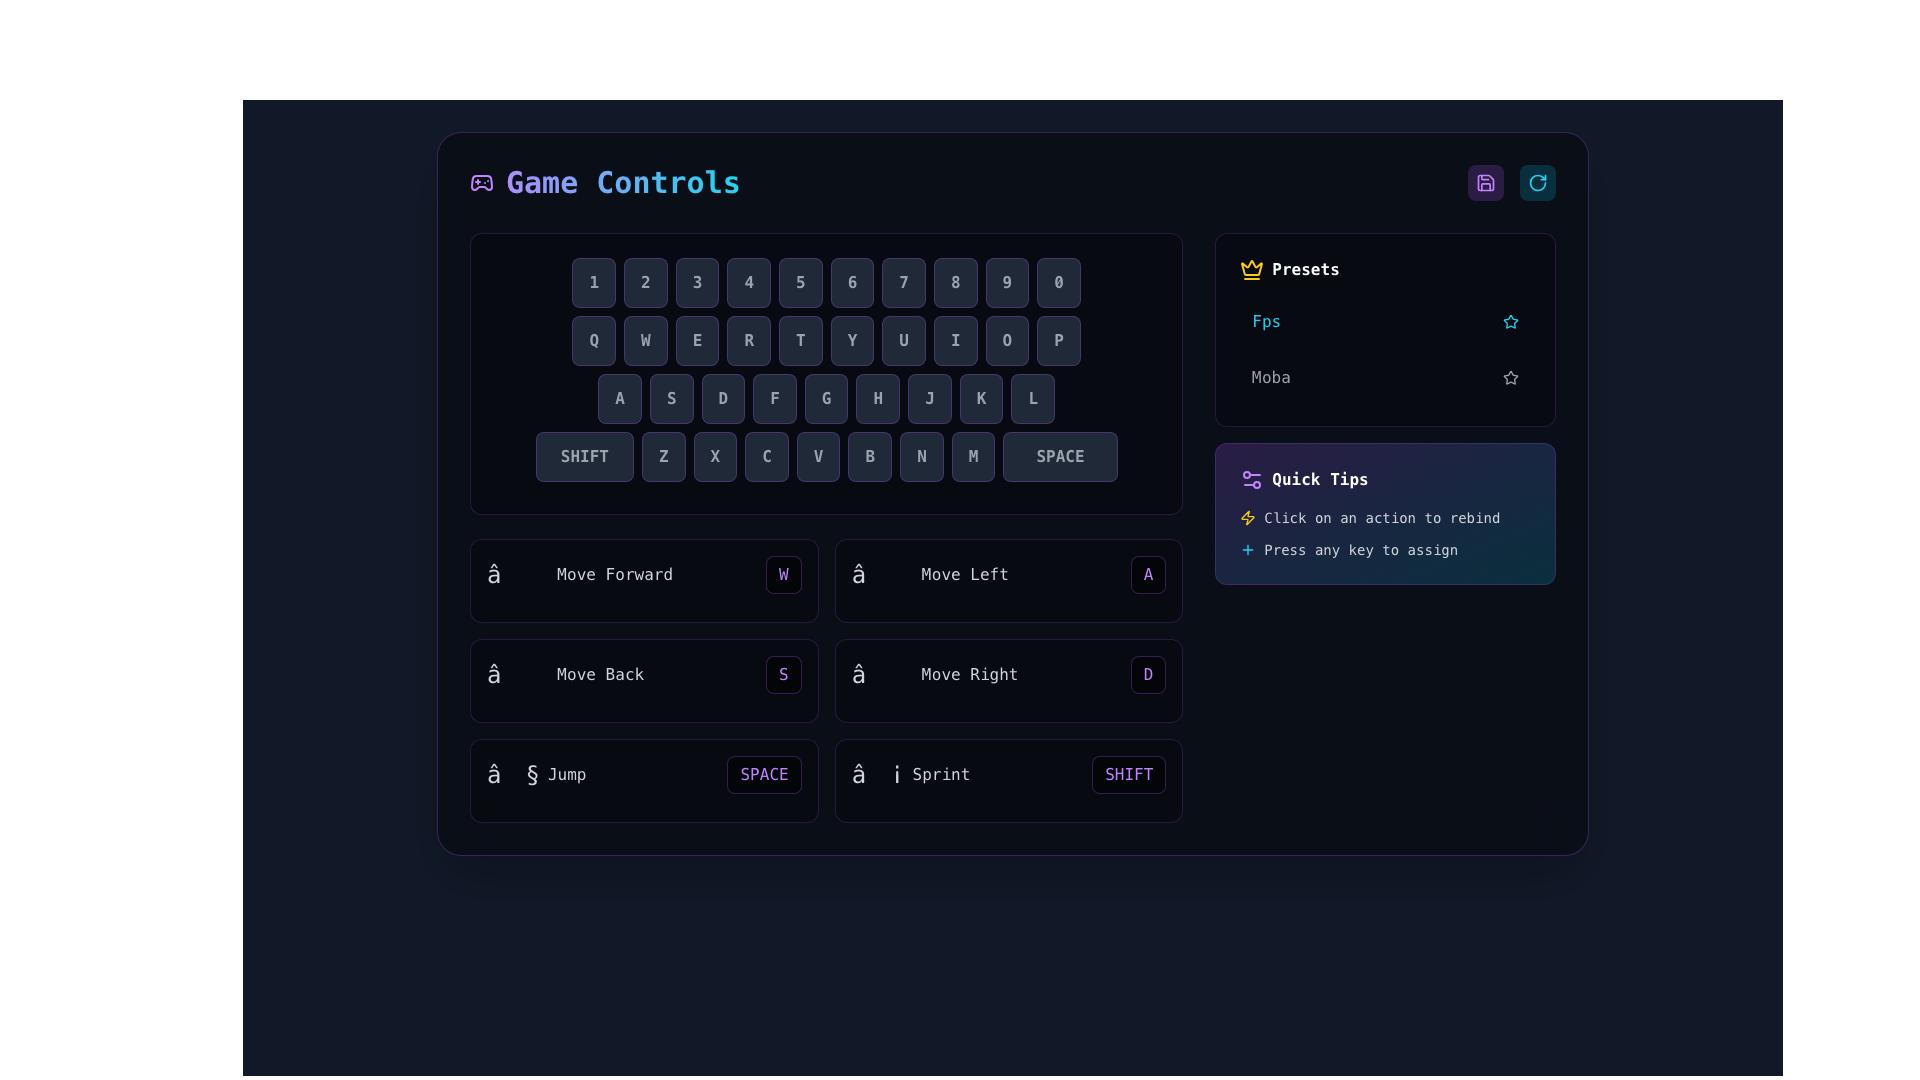 The height and width of the screenshot is (1080, 1920). Describe the element at coordinates (722, 398) in the screenshot. I see `the square button with rounded corners displaying the letter 'D' in a bold typeface, located in the virtual keyboard layout, third from the left in its row` at that location.